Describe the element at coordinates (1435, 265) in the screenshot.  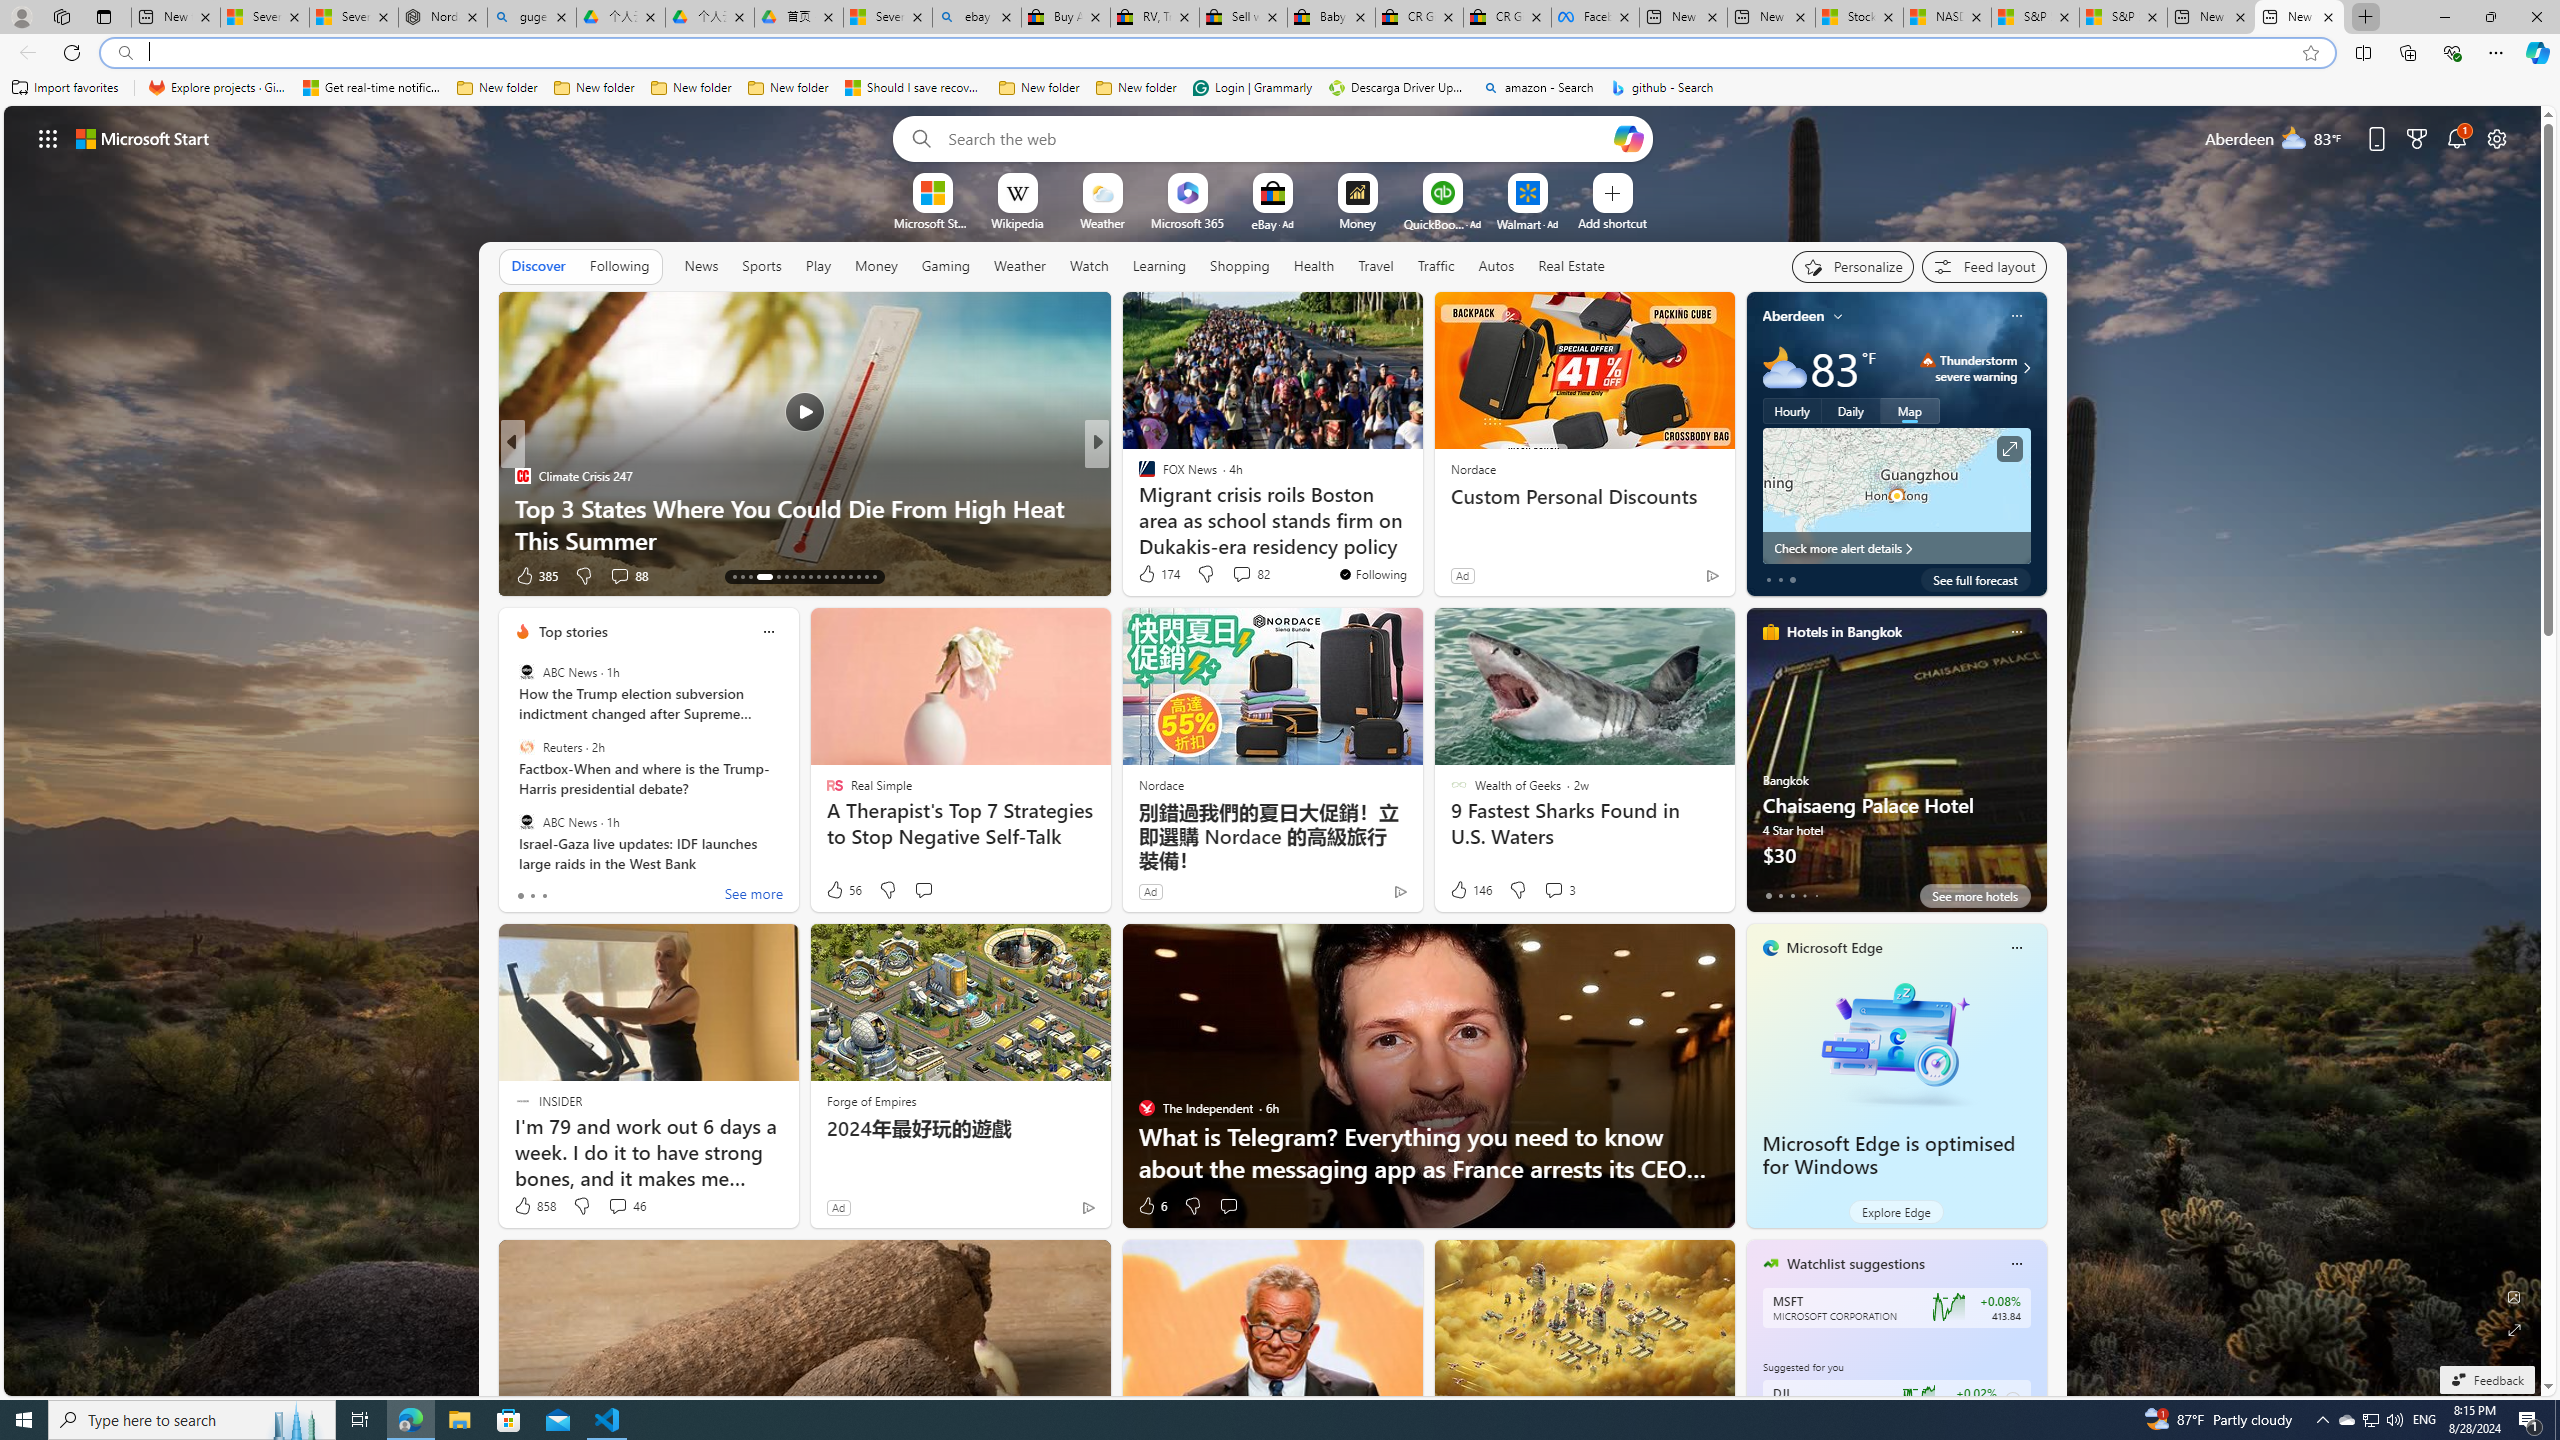
I see `'Traffic'` at that location.